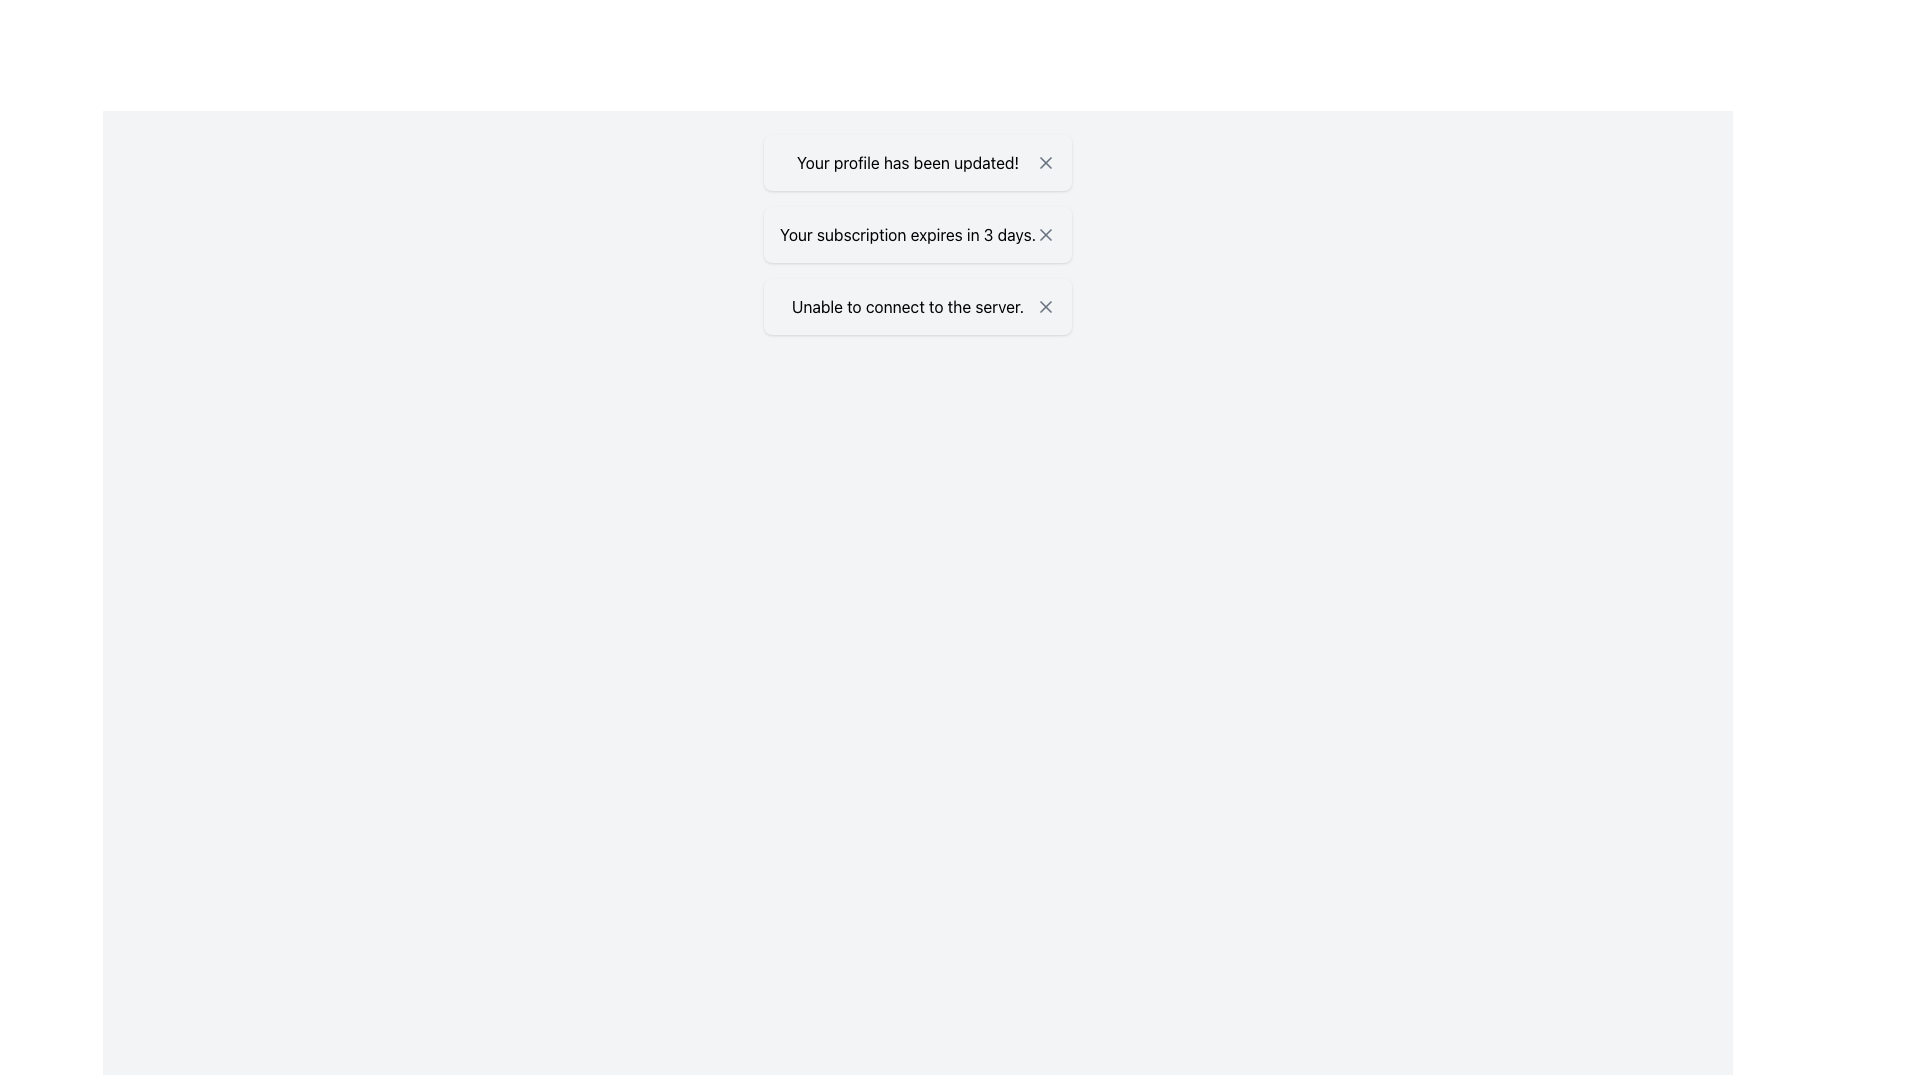 The width and height of the screenshot is (1920, 1080). I want to click on the close button SVG icon located on the far-right edge of the second notification, so click(1045, 234).